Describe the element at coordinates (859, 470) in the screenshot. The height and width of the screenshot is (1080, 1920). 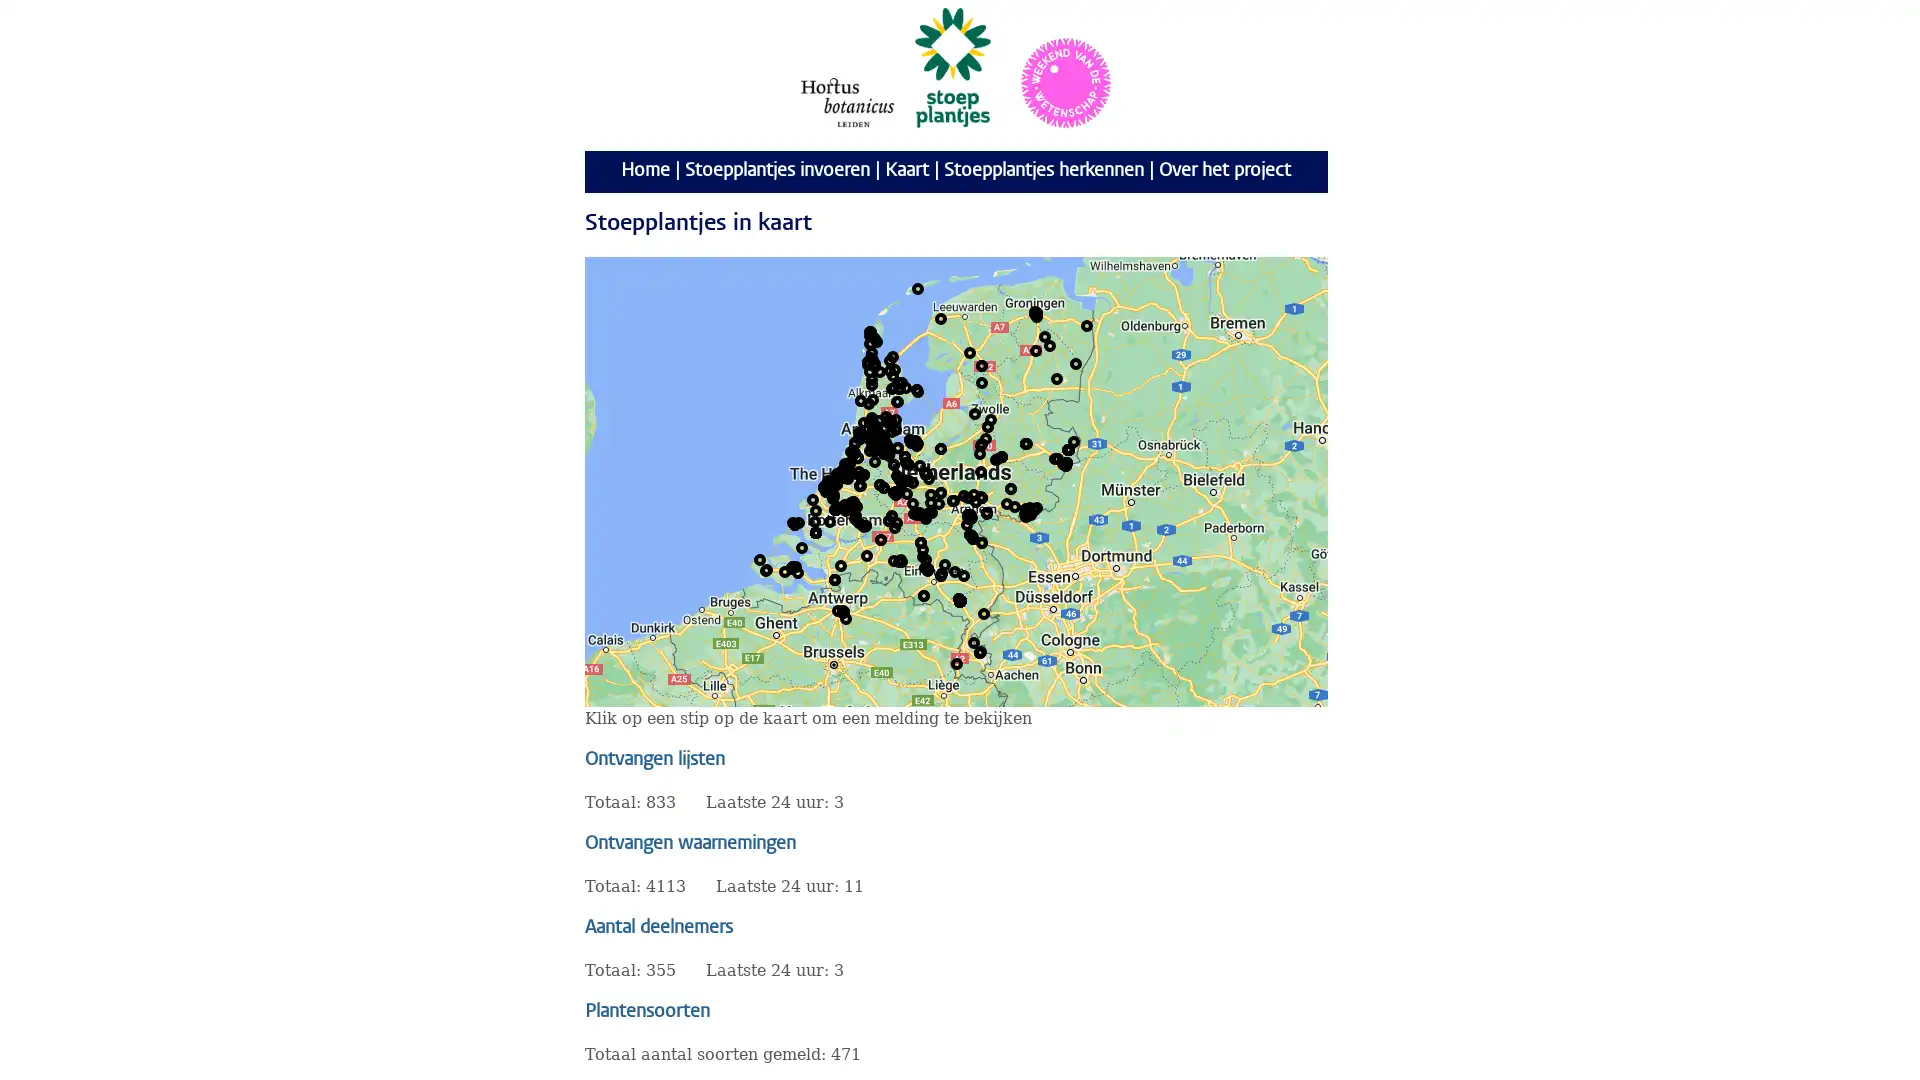
I see `Telling van op 21 november 2021` at that location.